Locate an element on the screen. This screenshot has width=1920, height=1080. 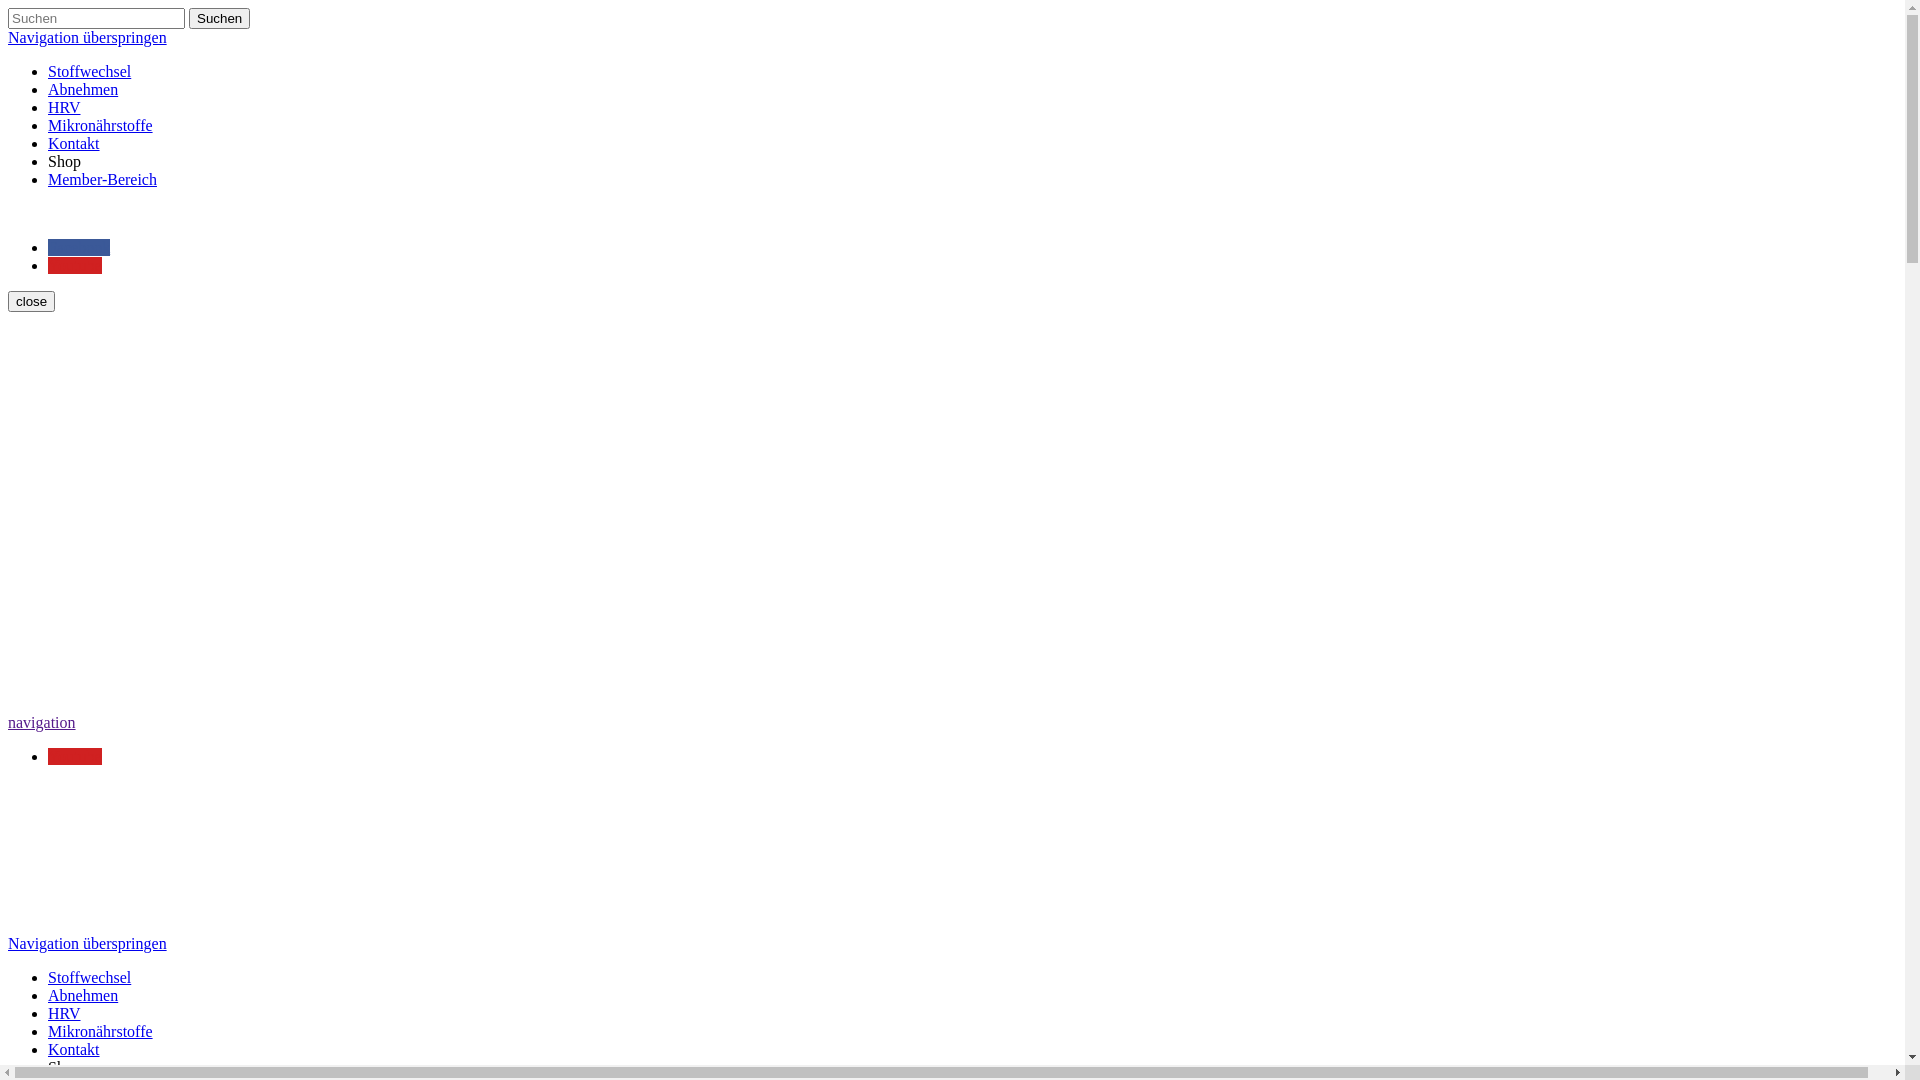
'close' is located at coordinates (31, 301).